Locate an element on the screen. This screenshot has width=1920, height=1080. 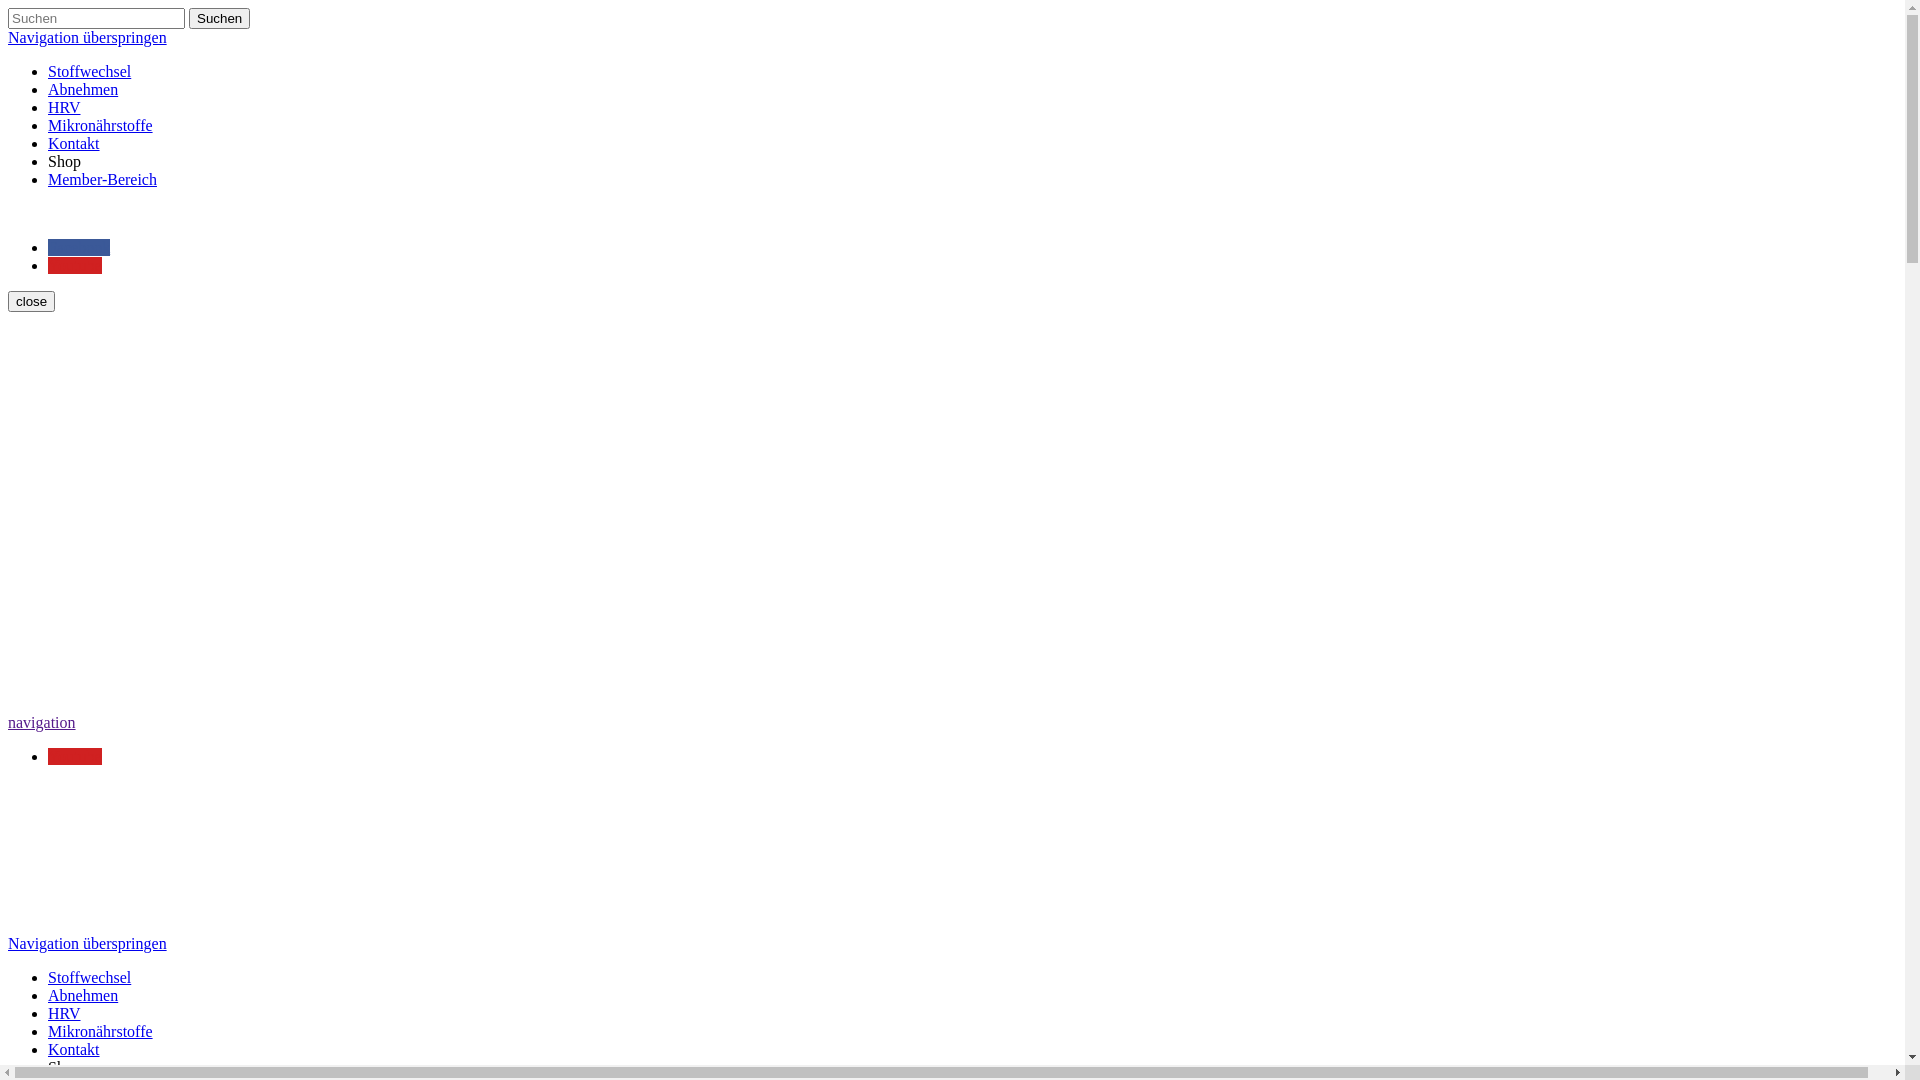
'close' is located at coordinates (31, 301).